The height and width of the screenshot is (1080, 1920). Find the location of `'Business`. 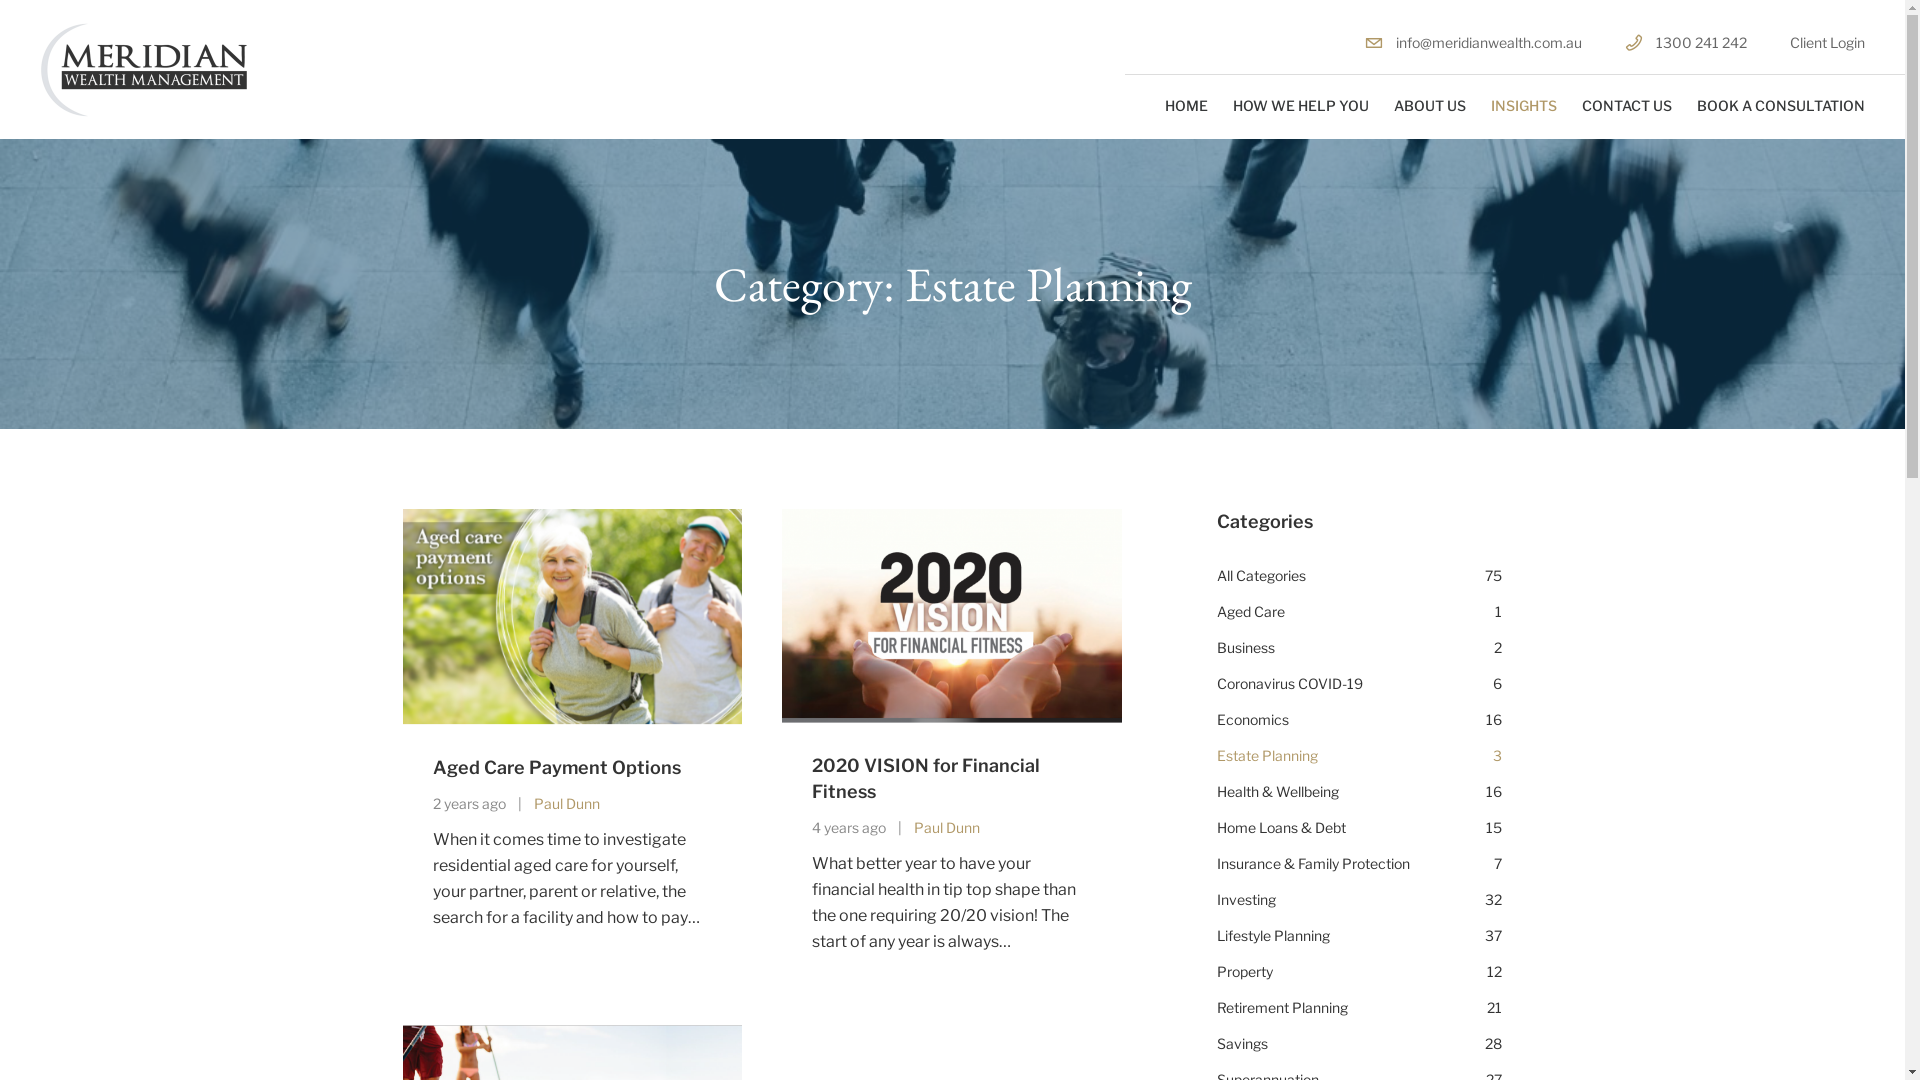

'Business is located at coordinates (1359, 648).